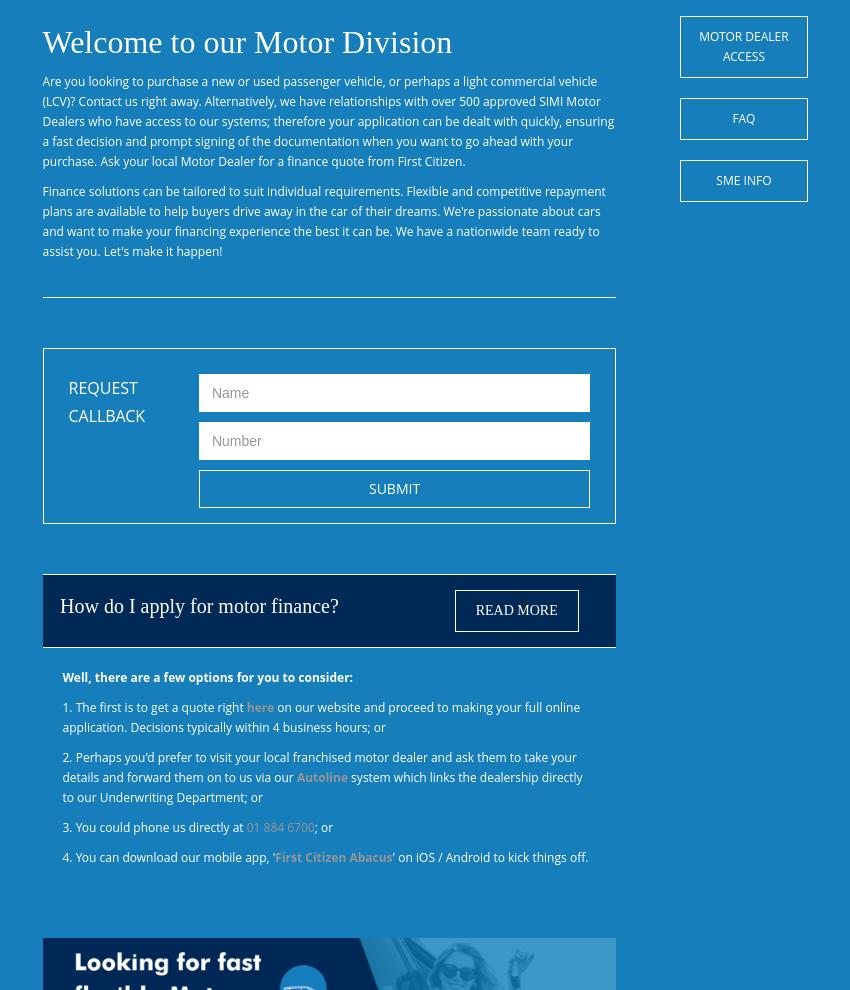  Describe the element at coordinates (247, 40) in the screenshot. I see `'Welcome to our Motor Division'` at that location.